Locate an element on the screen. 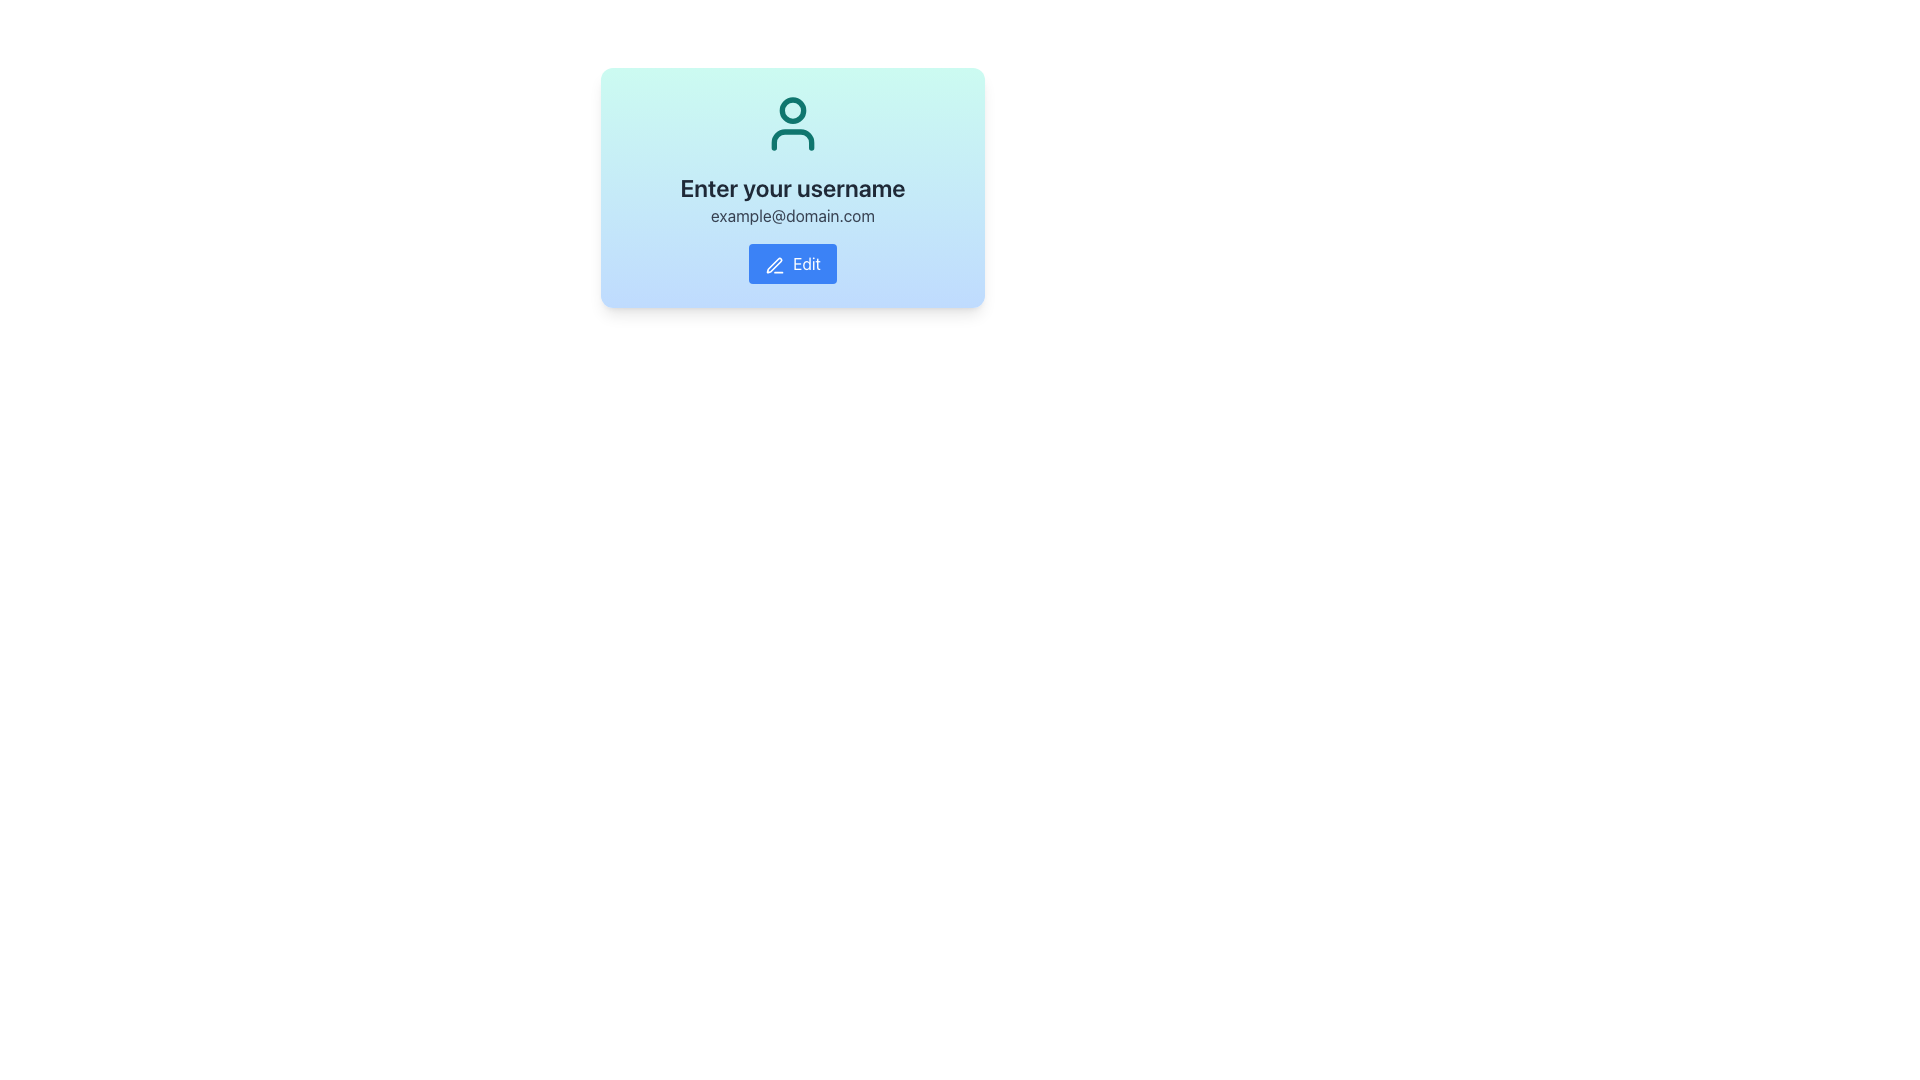 This screenshot has height=1080, width=1920. the blue 'Edit' button with rounded corners and a pen icon is located at coordinates (791, 262).